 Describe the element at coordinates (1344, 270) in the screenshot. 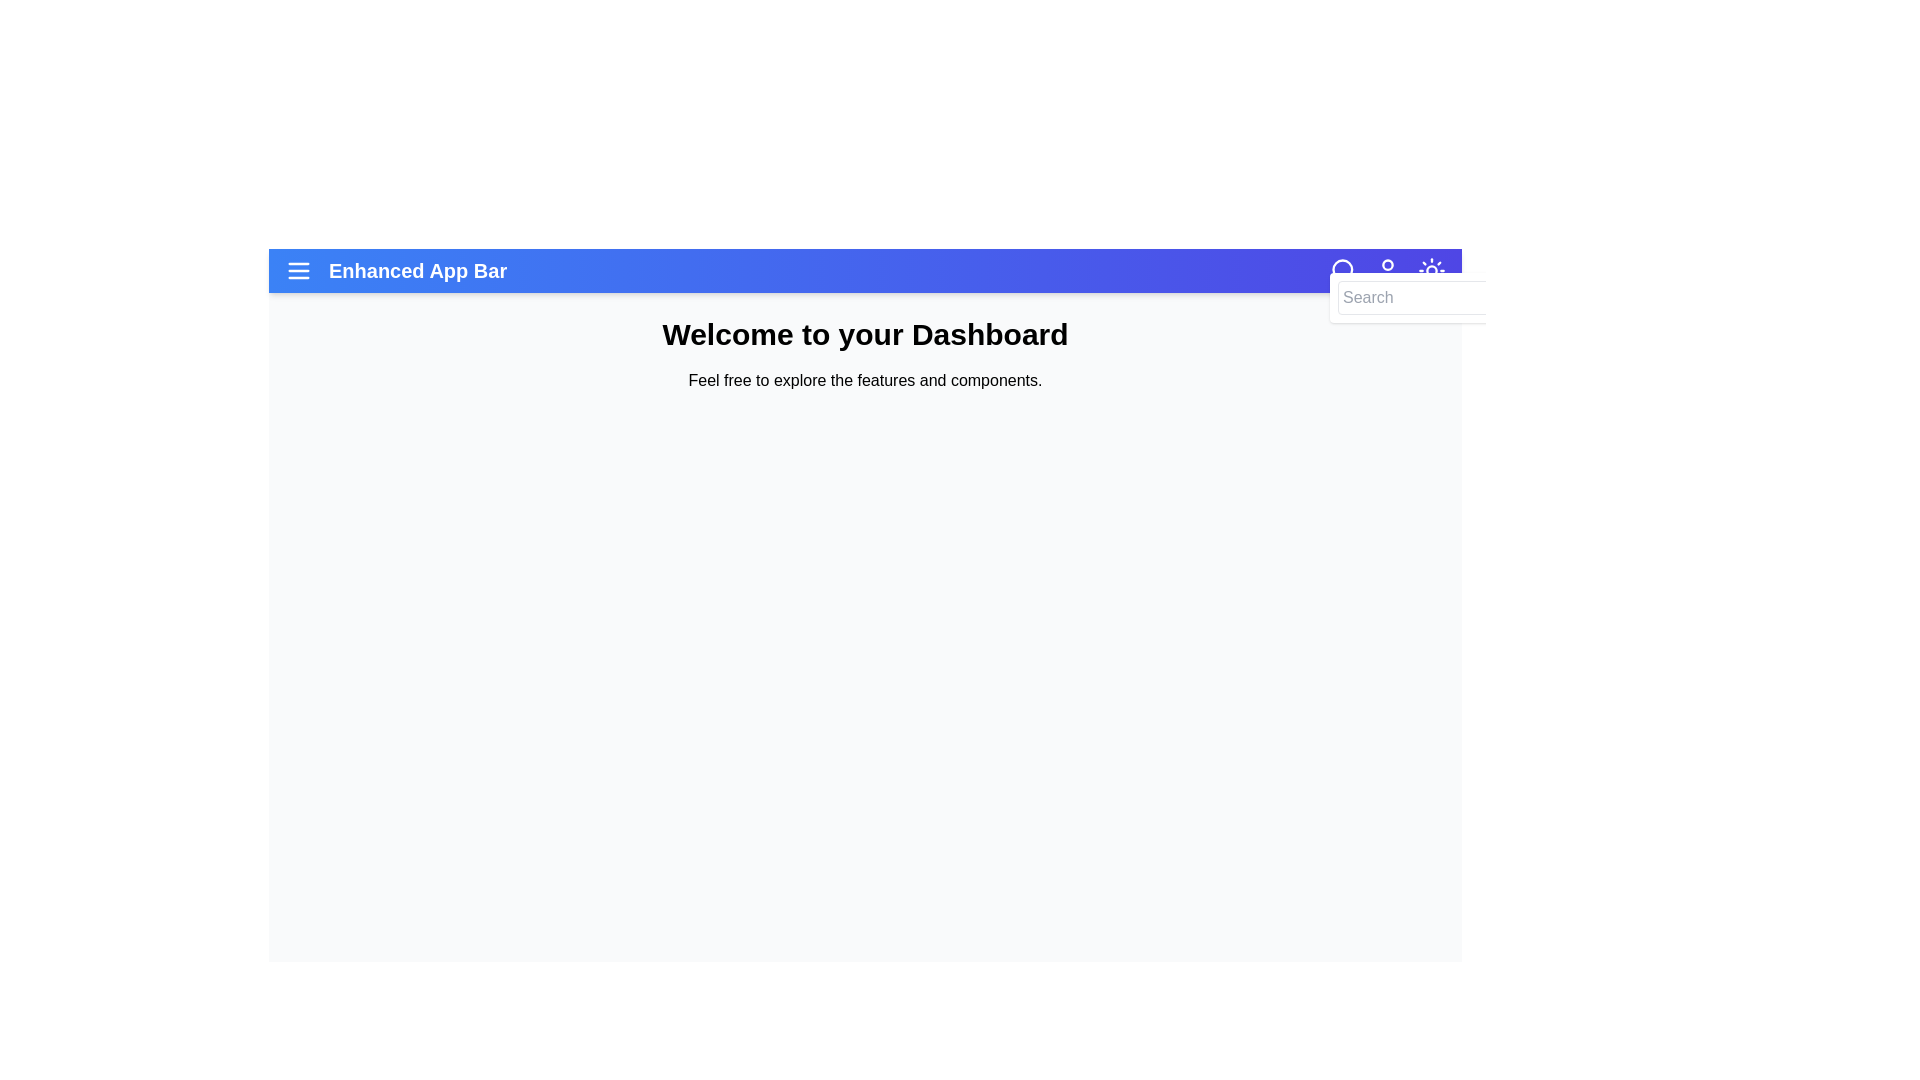

I see `the search icon to toggle the visibility of the search bar` at that location.